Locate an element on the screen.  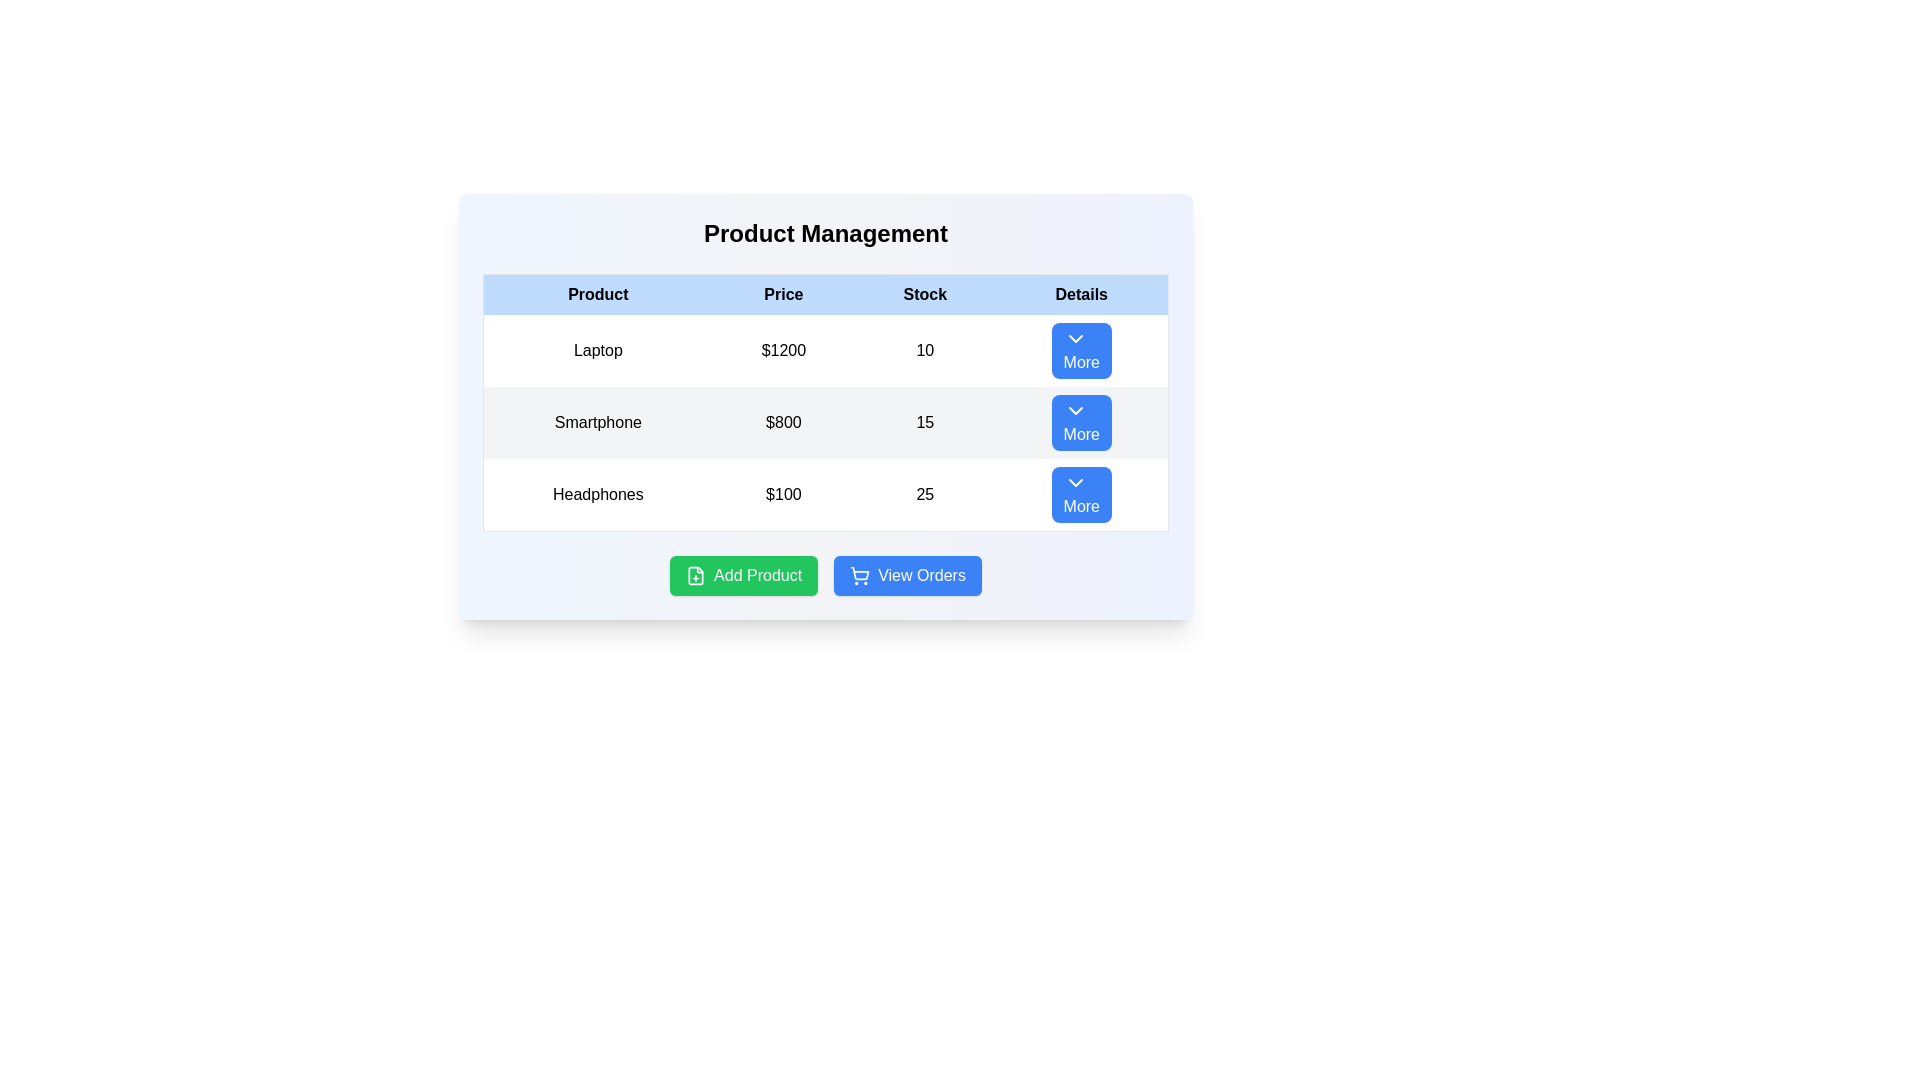
the 'Stock' header label, which is the third label in a row of four, displayed in bold black font on a light blue background, positioned between 'Price' and 'Details' is located at coordinates (924, 294).